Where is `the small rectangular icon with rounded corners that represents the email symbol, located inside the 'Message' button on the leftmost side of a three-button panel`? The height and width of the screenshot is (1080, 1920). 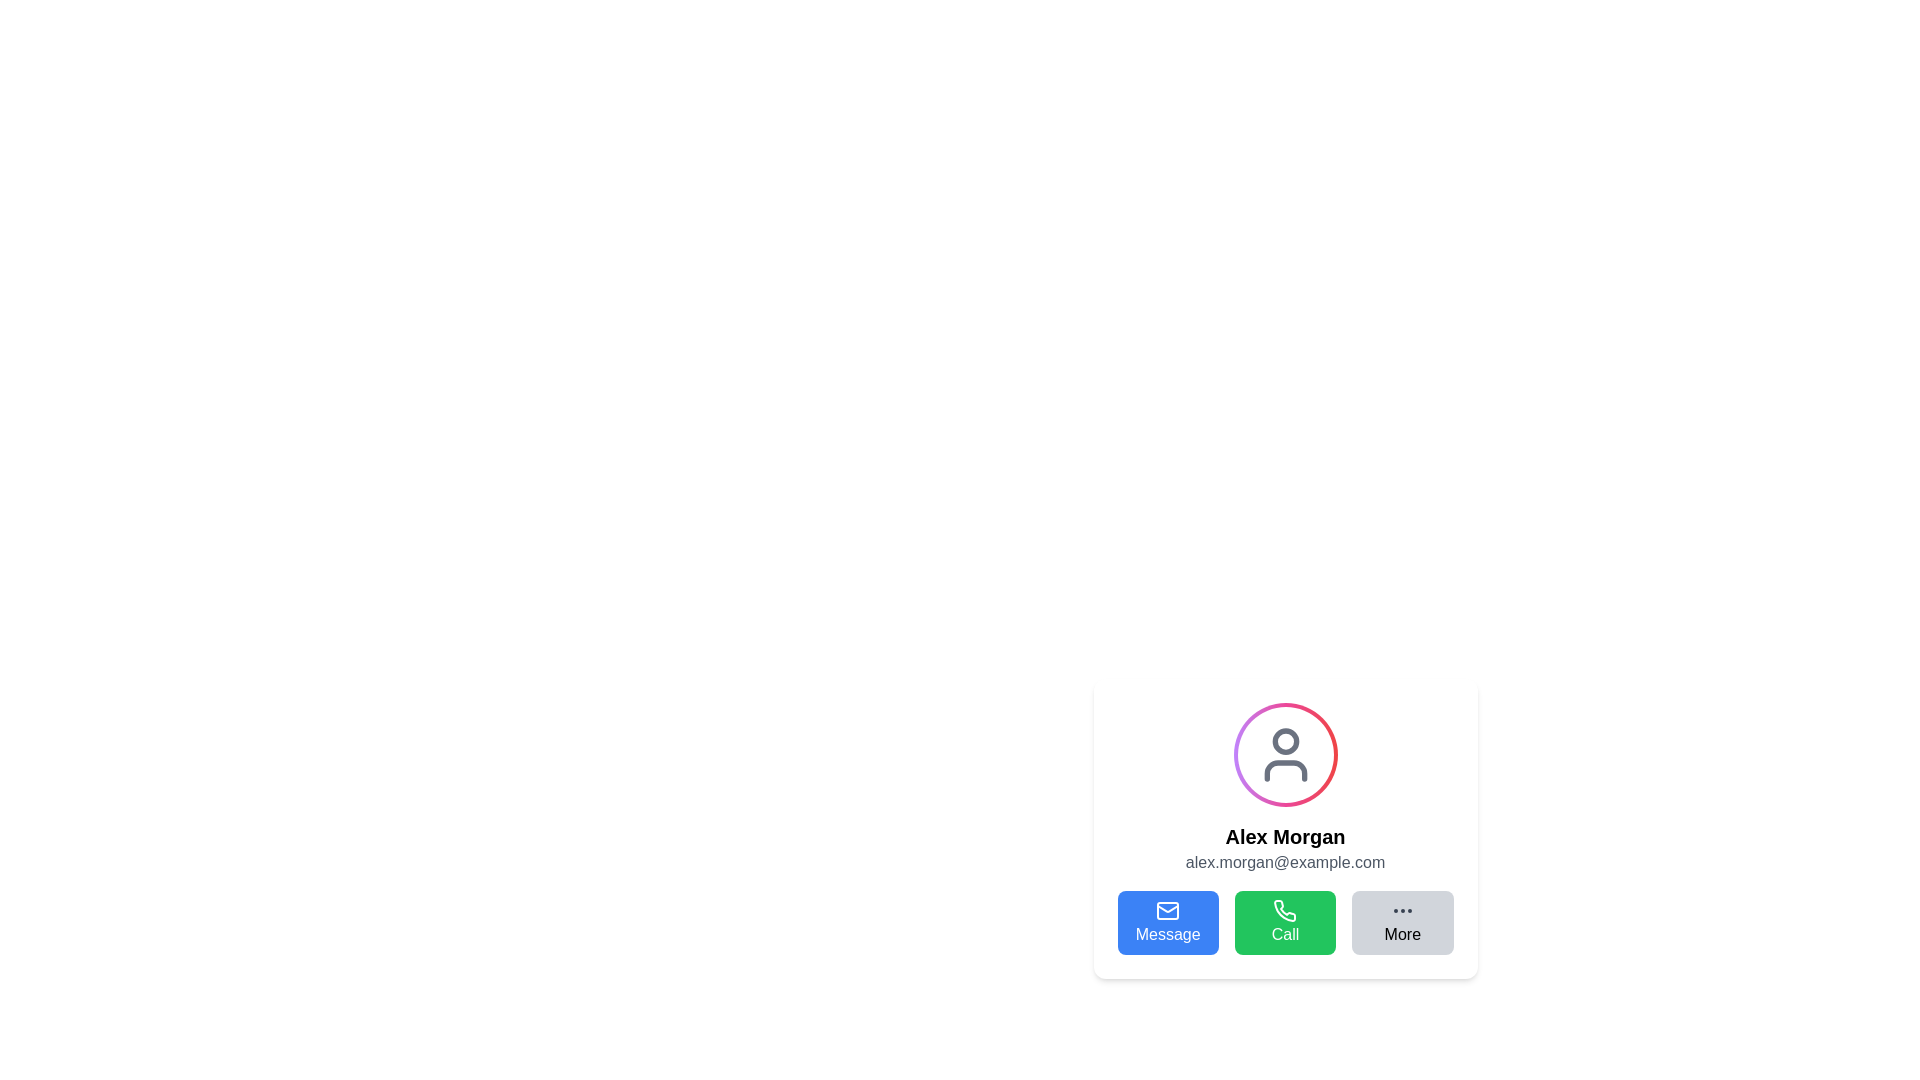
the small rectangular icon with rounded corners that represents the email symbol, located inside the 'Message' button on the leftmost side of a three-button panel is located at coordinates (1168, 910).